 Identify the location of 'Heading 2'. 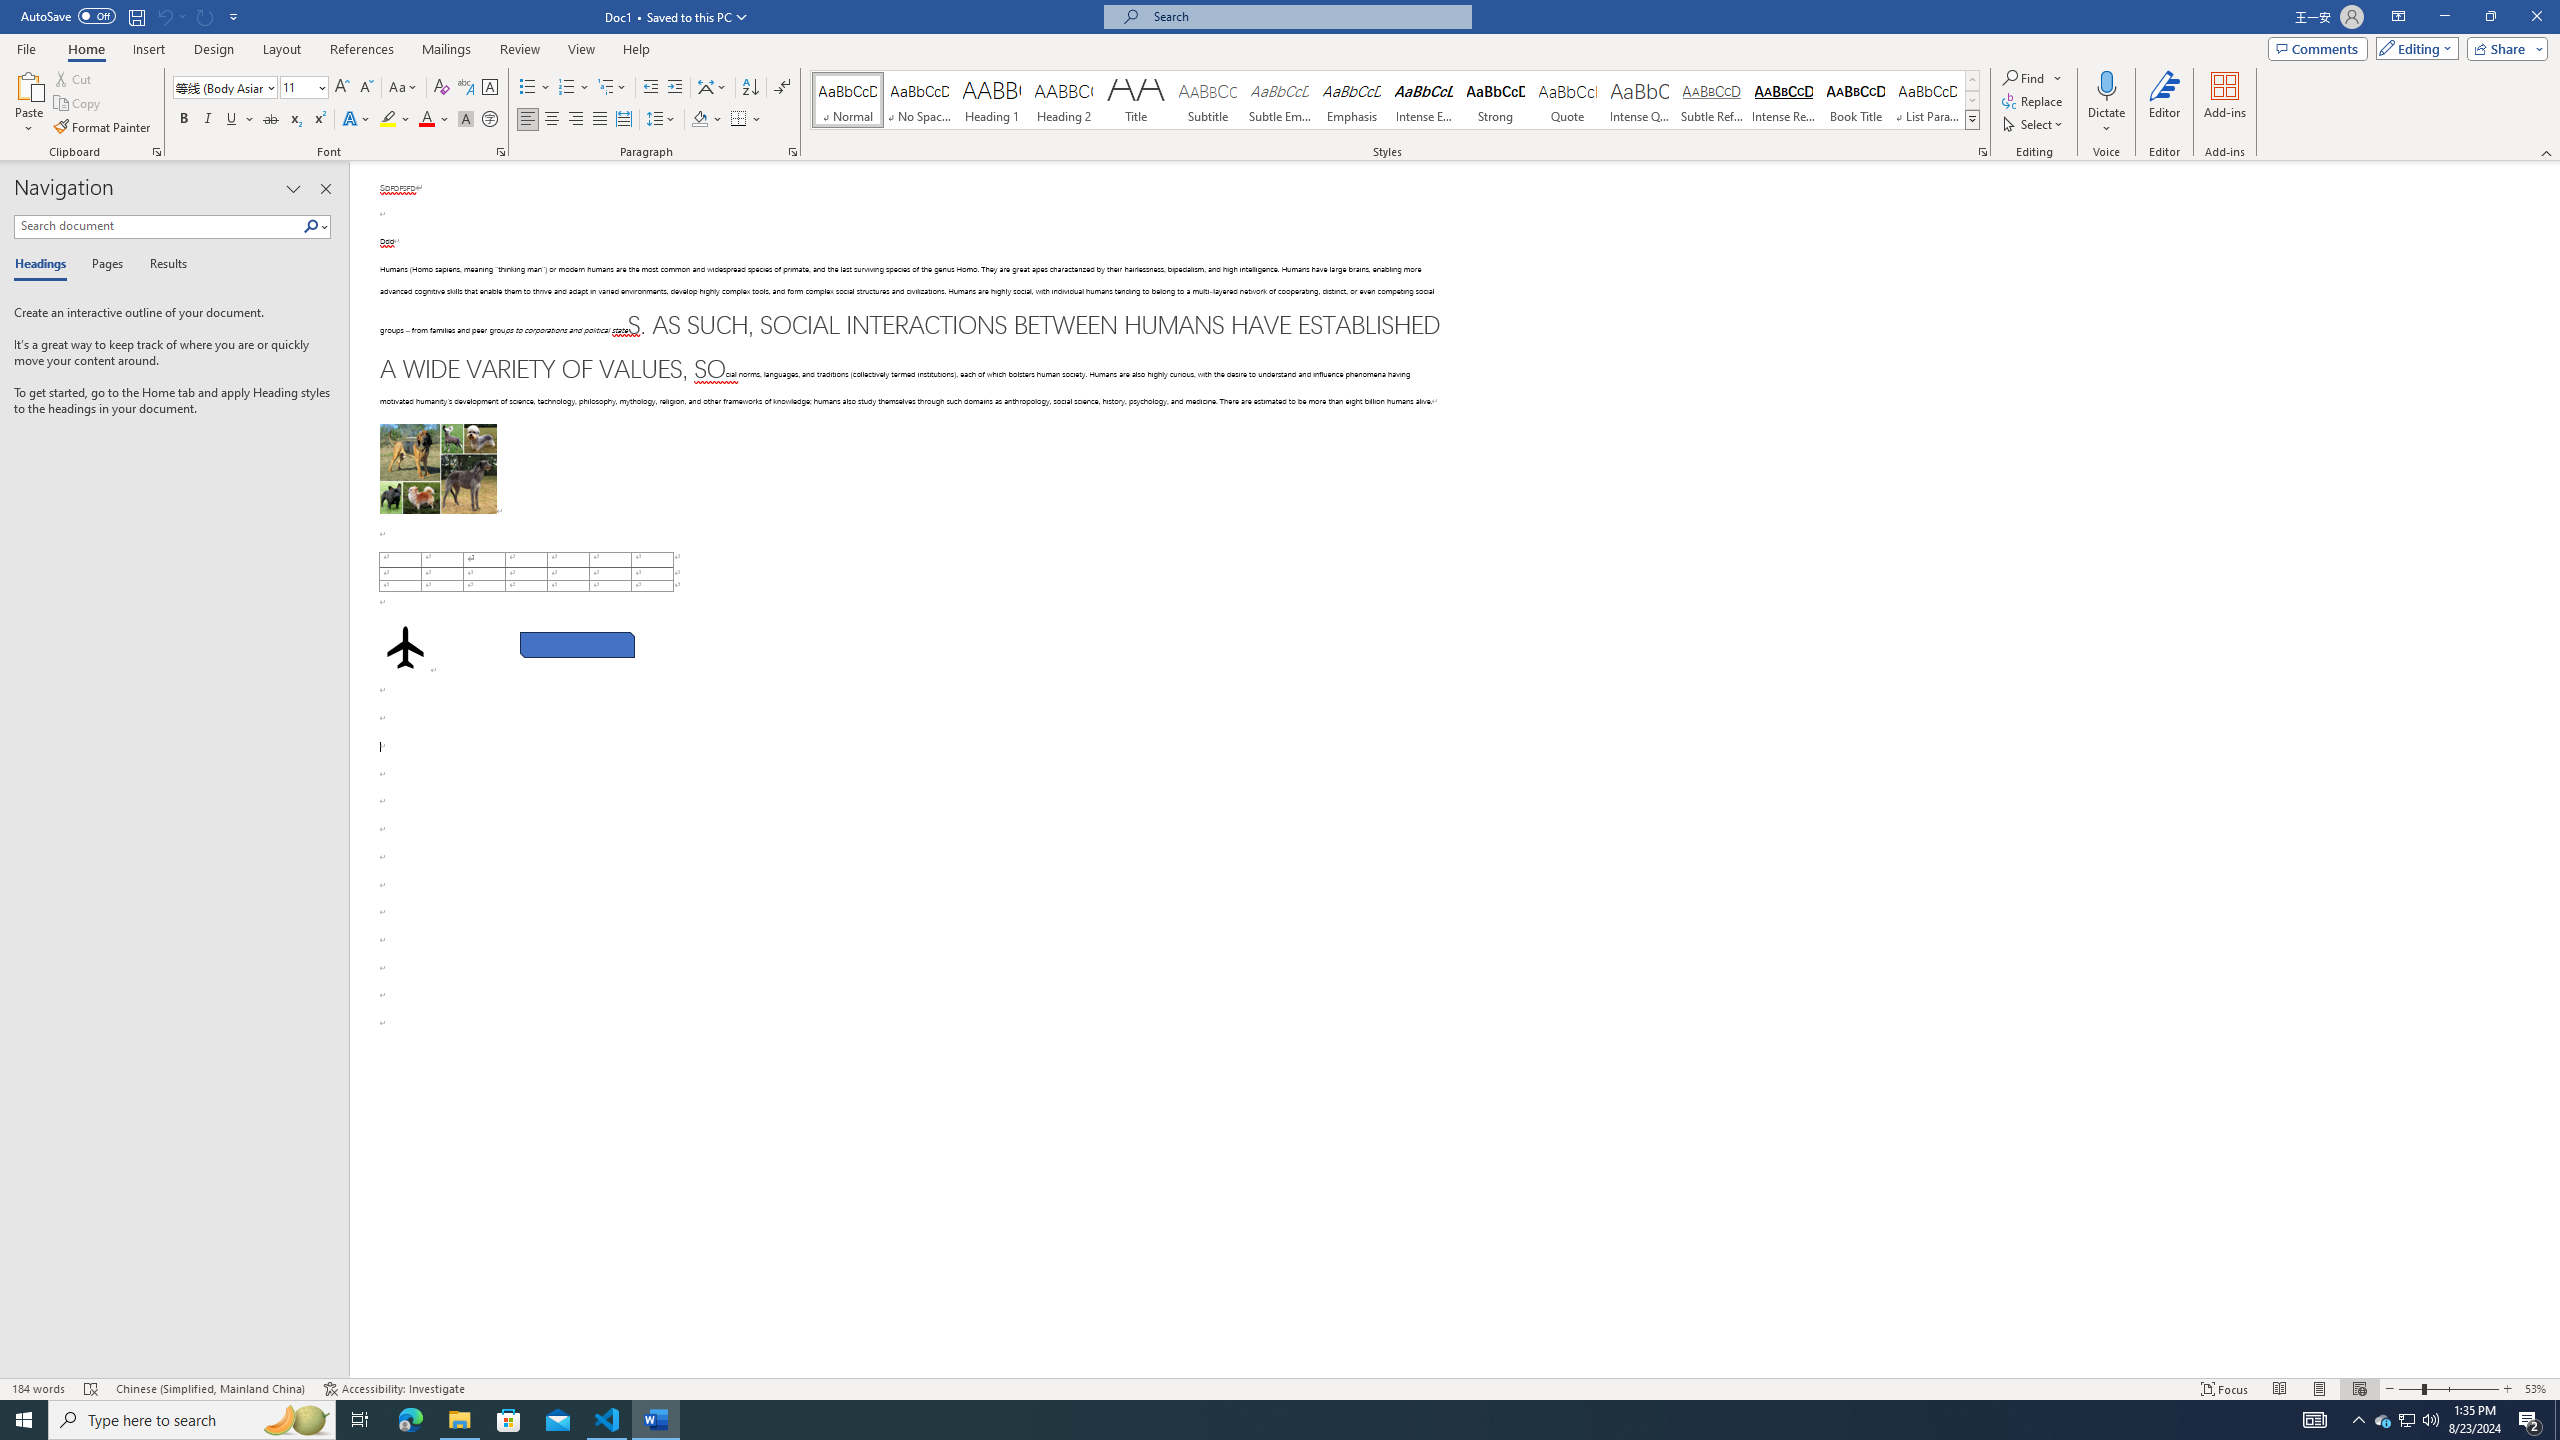
(1063, 99).